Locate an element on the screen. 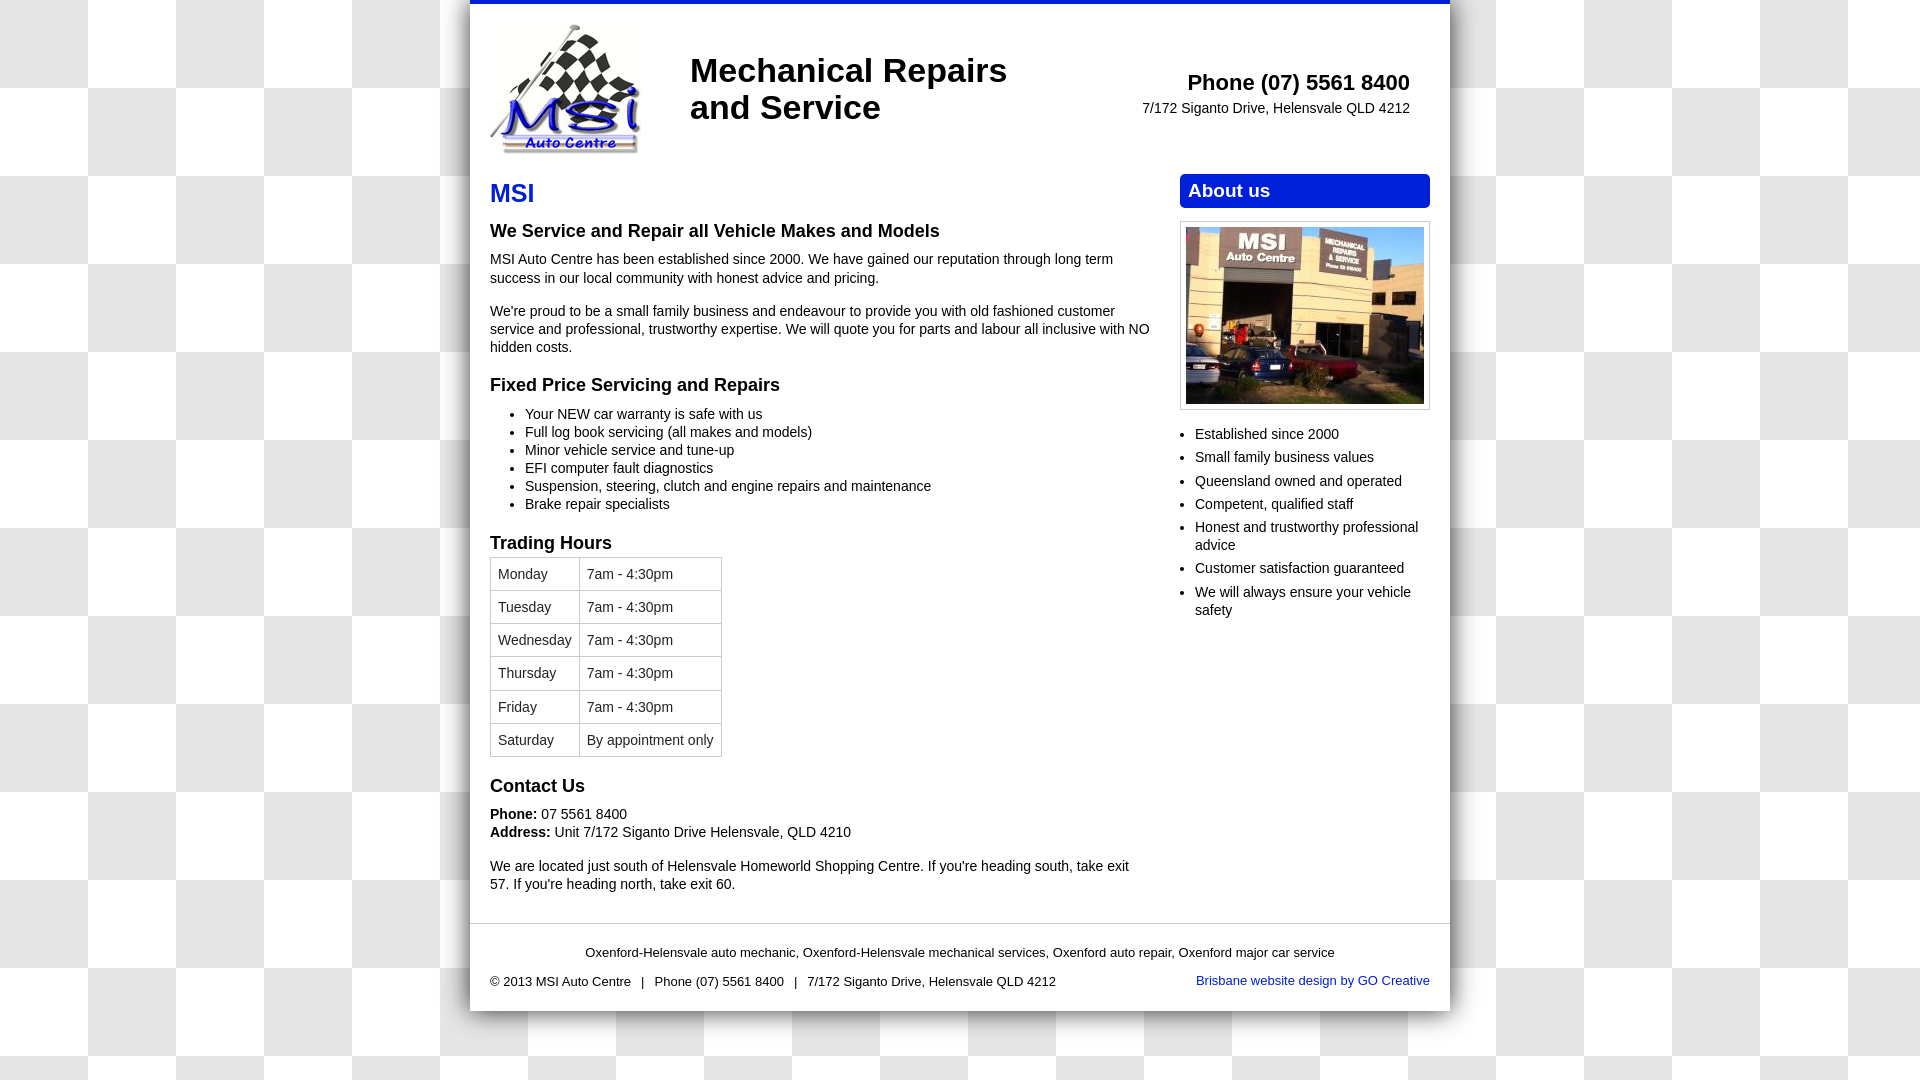 This screenshot has width=1920, height=1080. 'MSI' is located at coordinates (512, 192).